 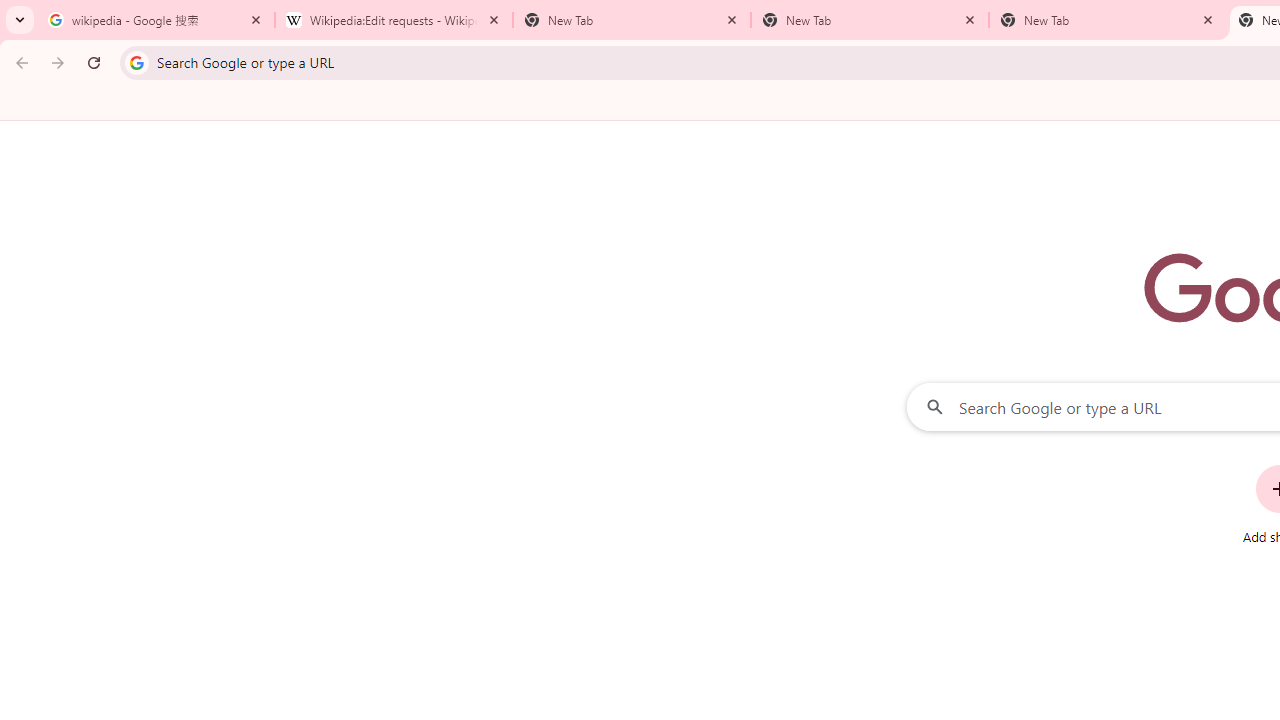 I want to click on 'Wikipedia:Edit requests - Wikipedia', so click(x=394, y=20).